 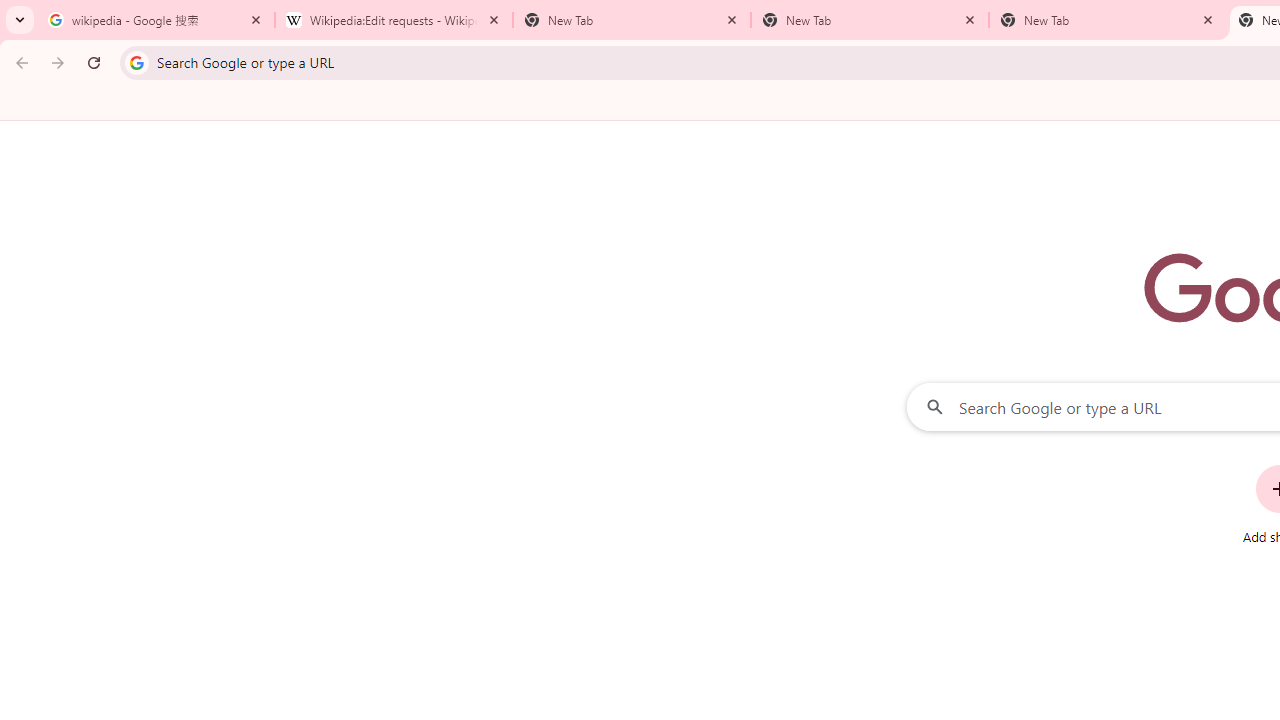 I want to click on 'Wikipedia:Edit requests - Wikipedia', so click(x=394, y=20).